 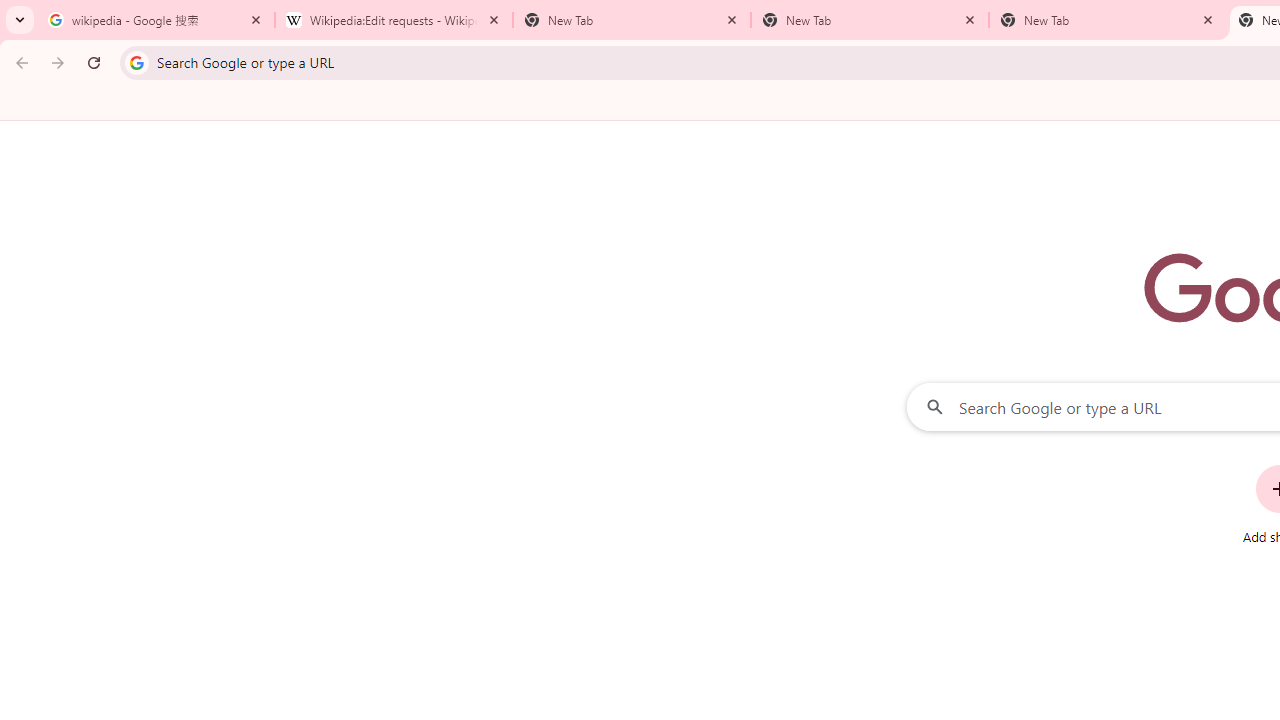 I want to click on 'Wikipedia:Edit requests - Wikipedia', so click(x=394, y=20).